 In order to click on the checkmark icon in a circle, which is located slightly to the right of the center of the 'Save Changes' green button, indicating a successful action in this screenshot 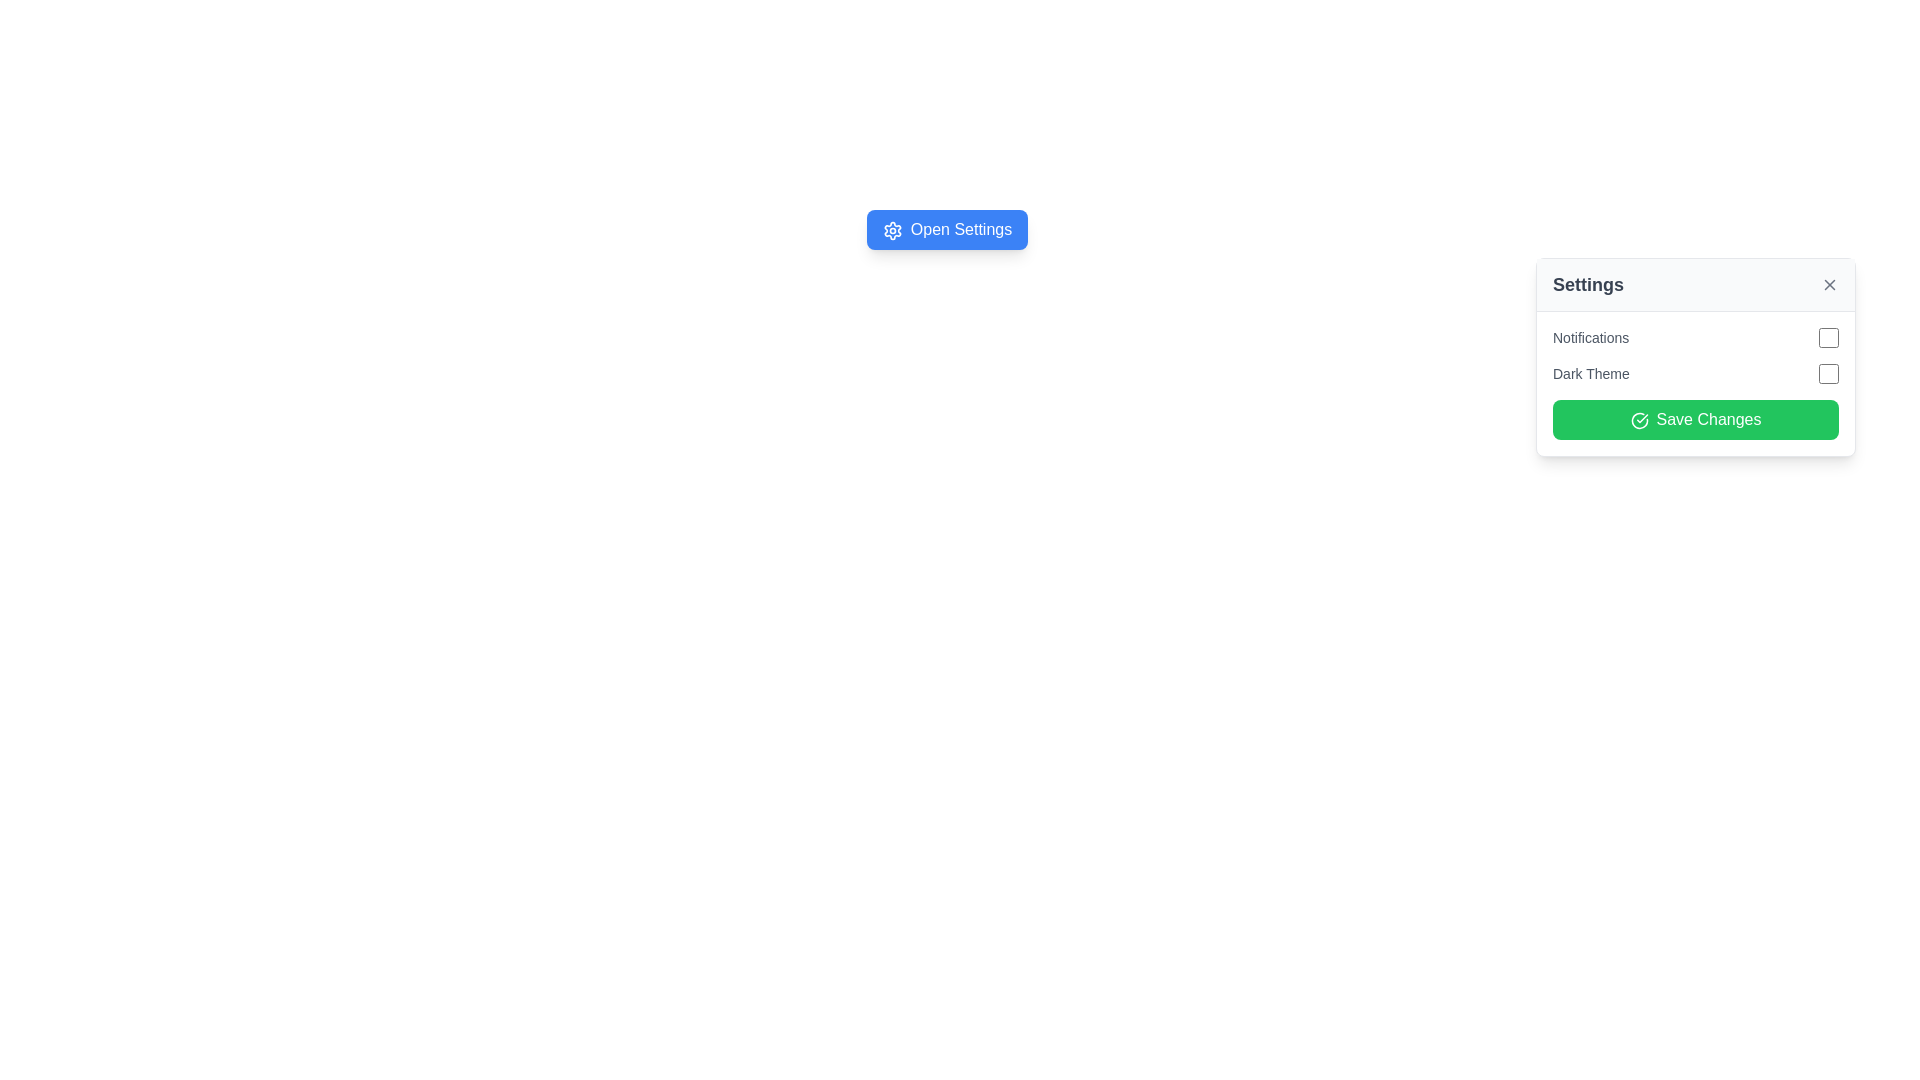, I will do `click(1639, 419)`.